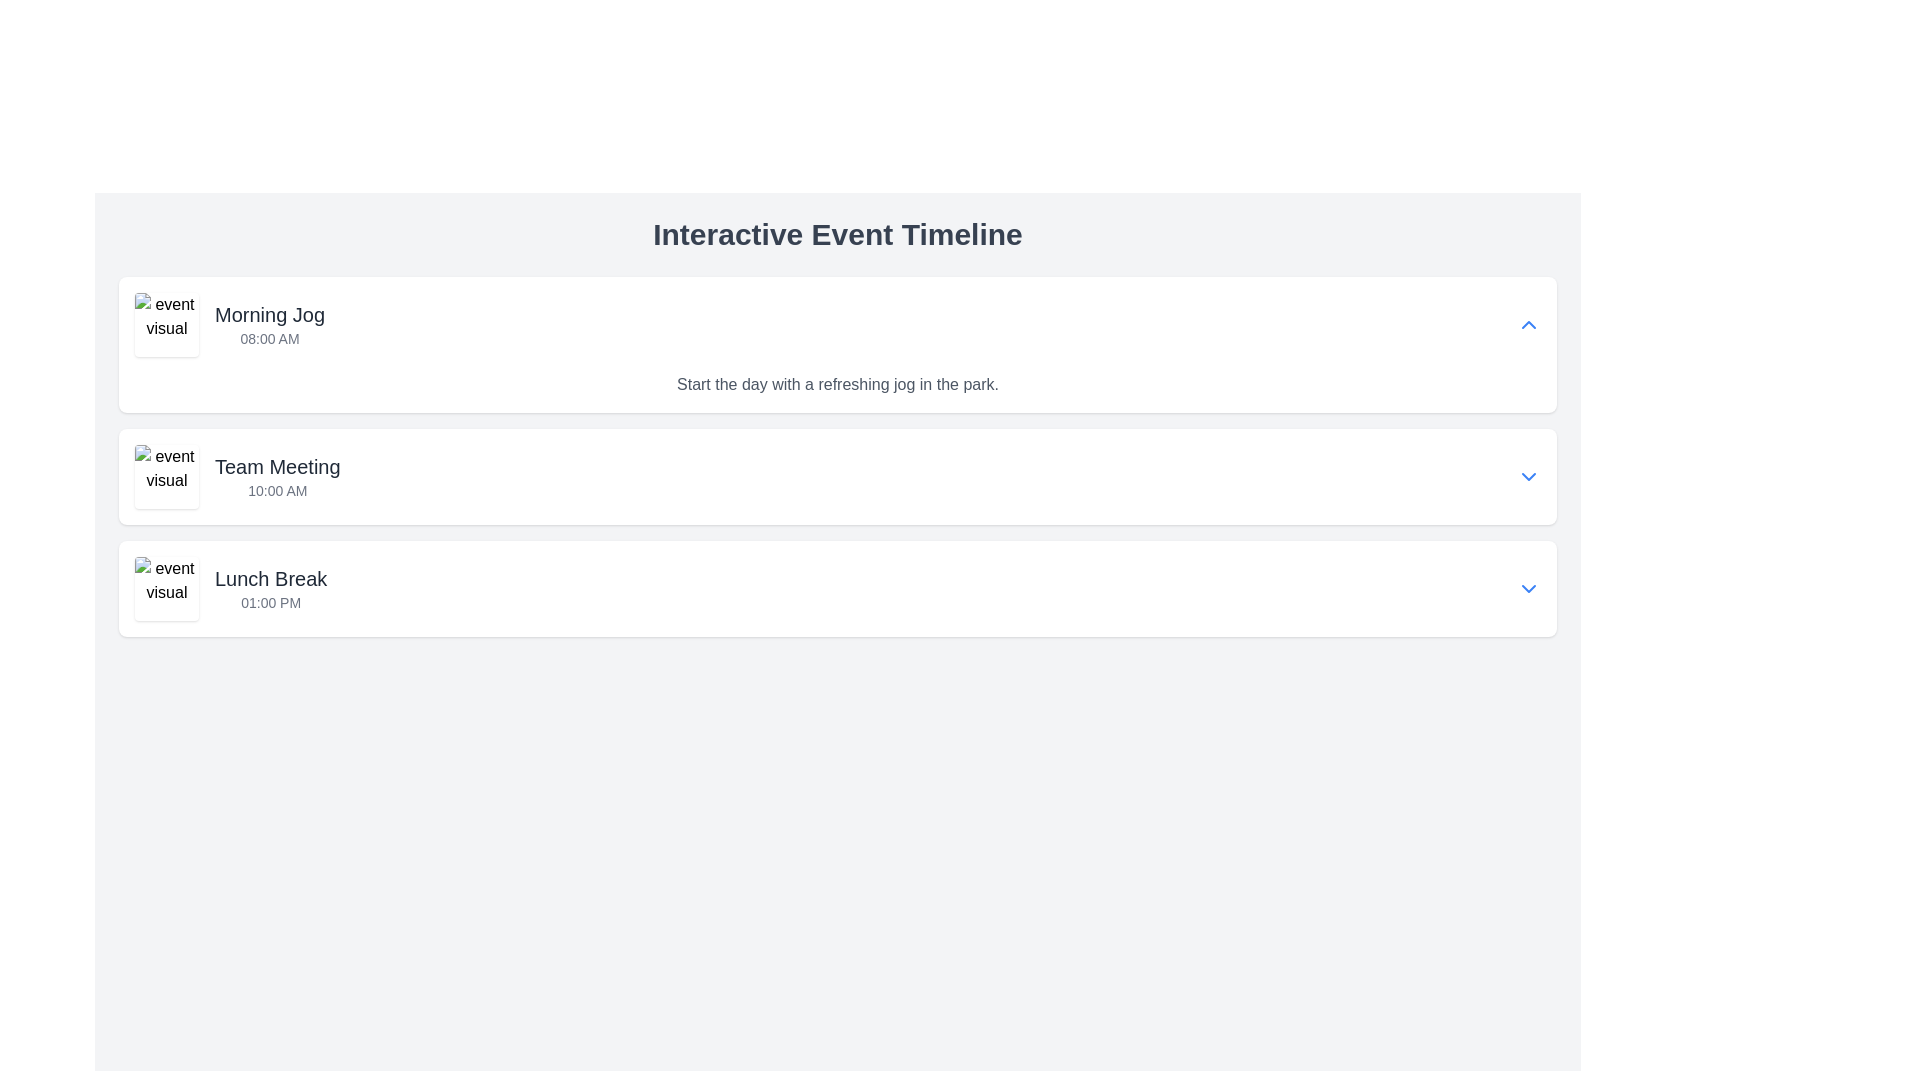 The width and height of the screenshot is (1920, 1080). I want to click on the second list item titled 'Team Meeting' which includes the time '10:00 AM' for additional visual feedback, so click(838, 477).